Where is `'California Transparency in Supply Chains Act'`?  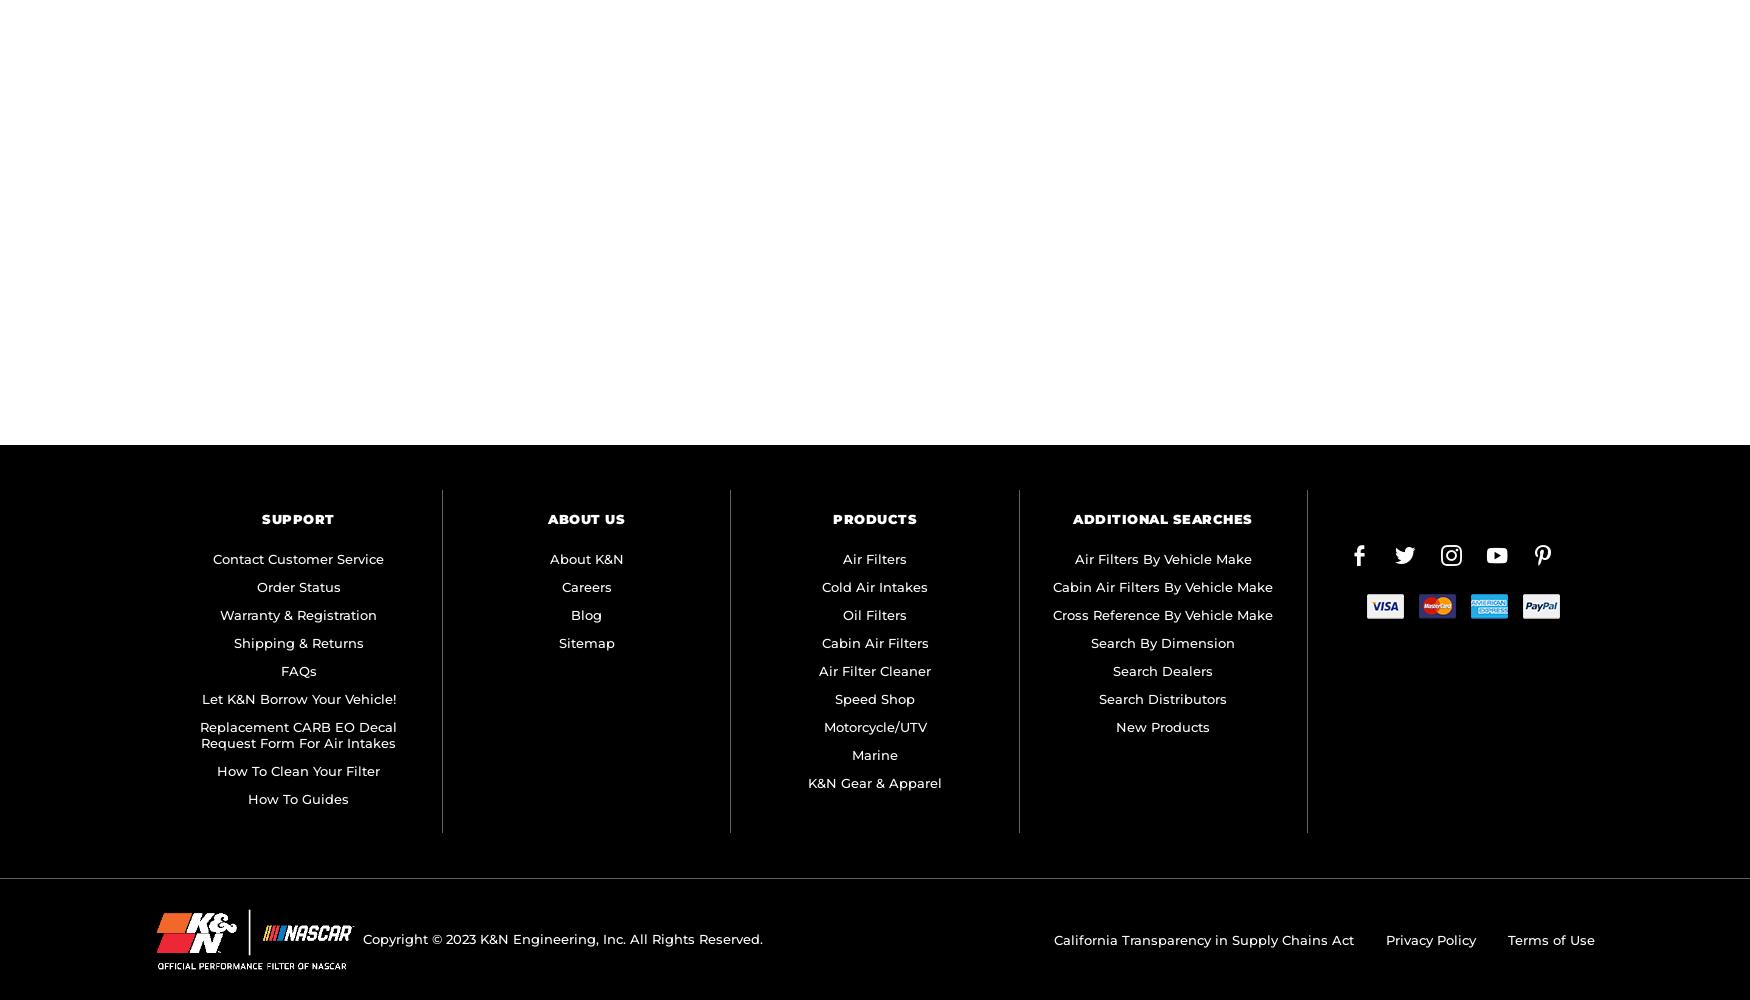 'California Transparency in Supply Chains Act' is located at coordinates (1204, 938).